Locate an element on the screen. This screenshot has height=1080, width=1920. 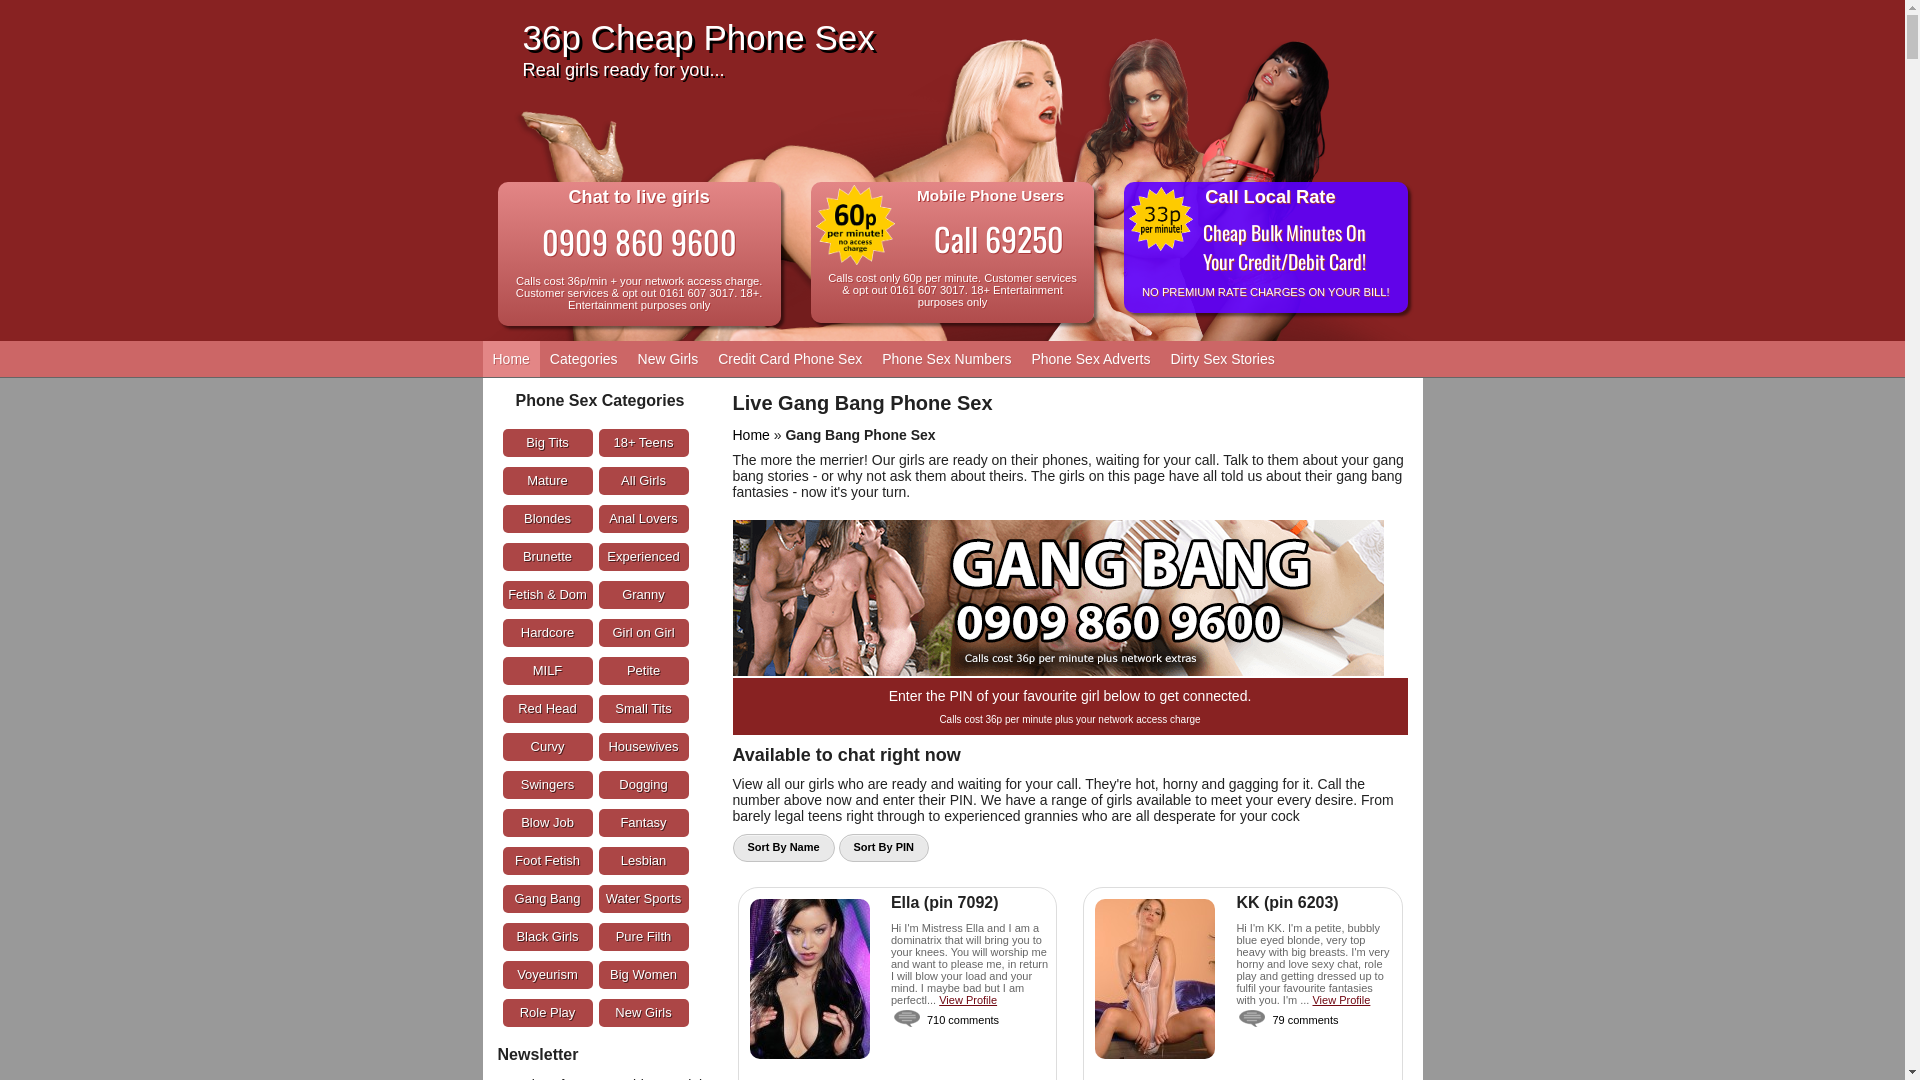
'Sort By PIN' is located at coordinates (883, 848).